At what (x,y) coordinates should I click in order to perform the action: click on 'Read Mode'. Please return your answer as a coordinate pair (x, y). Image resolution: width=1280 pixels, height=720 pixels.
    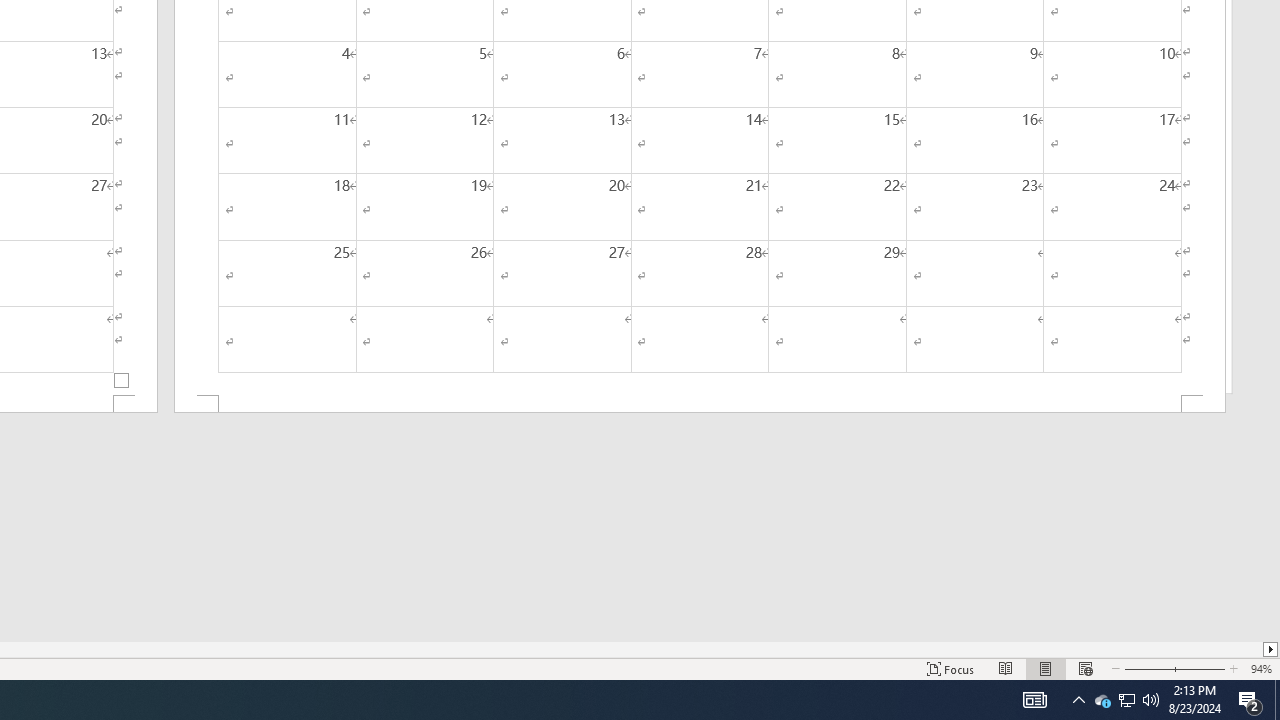
    Looking at the image, I should click on (1006, 669).